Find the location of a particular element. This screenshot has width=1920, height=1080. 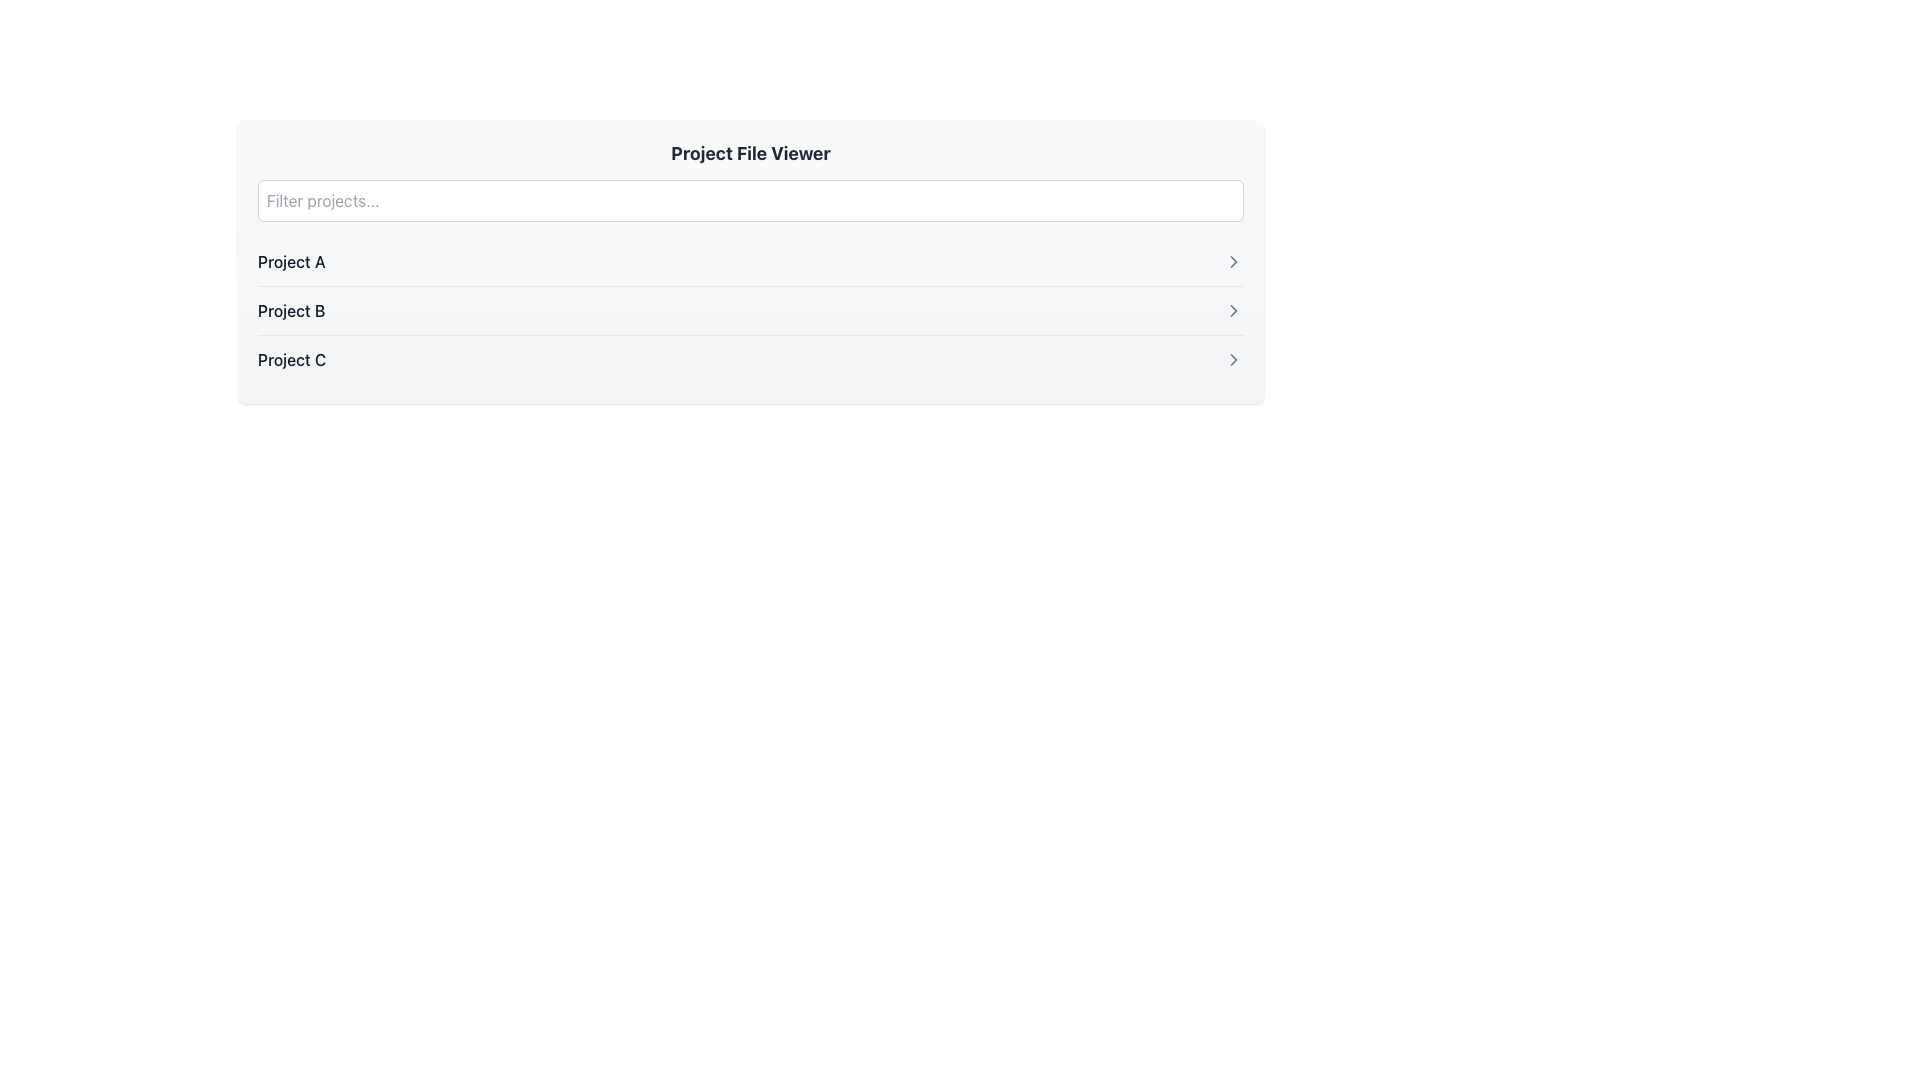

the Chevron icon located at the far-right of the list entry labeled 'Project B' is located at coordinates (1232, 311).